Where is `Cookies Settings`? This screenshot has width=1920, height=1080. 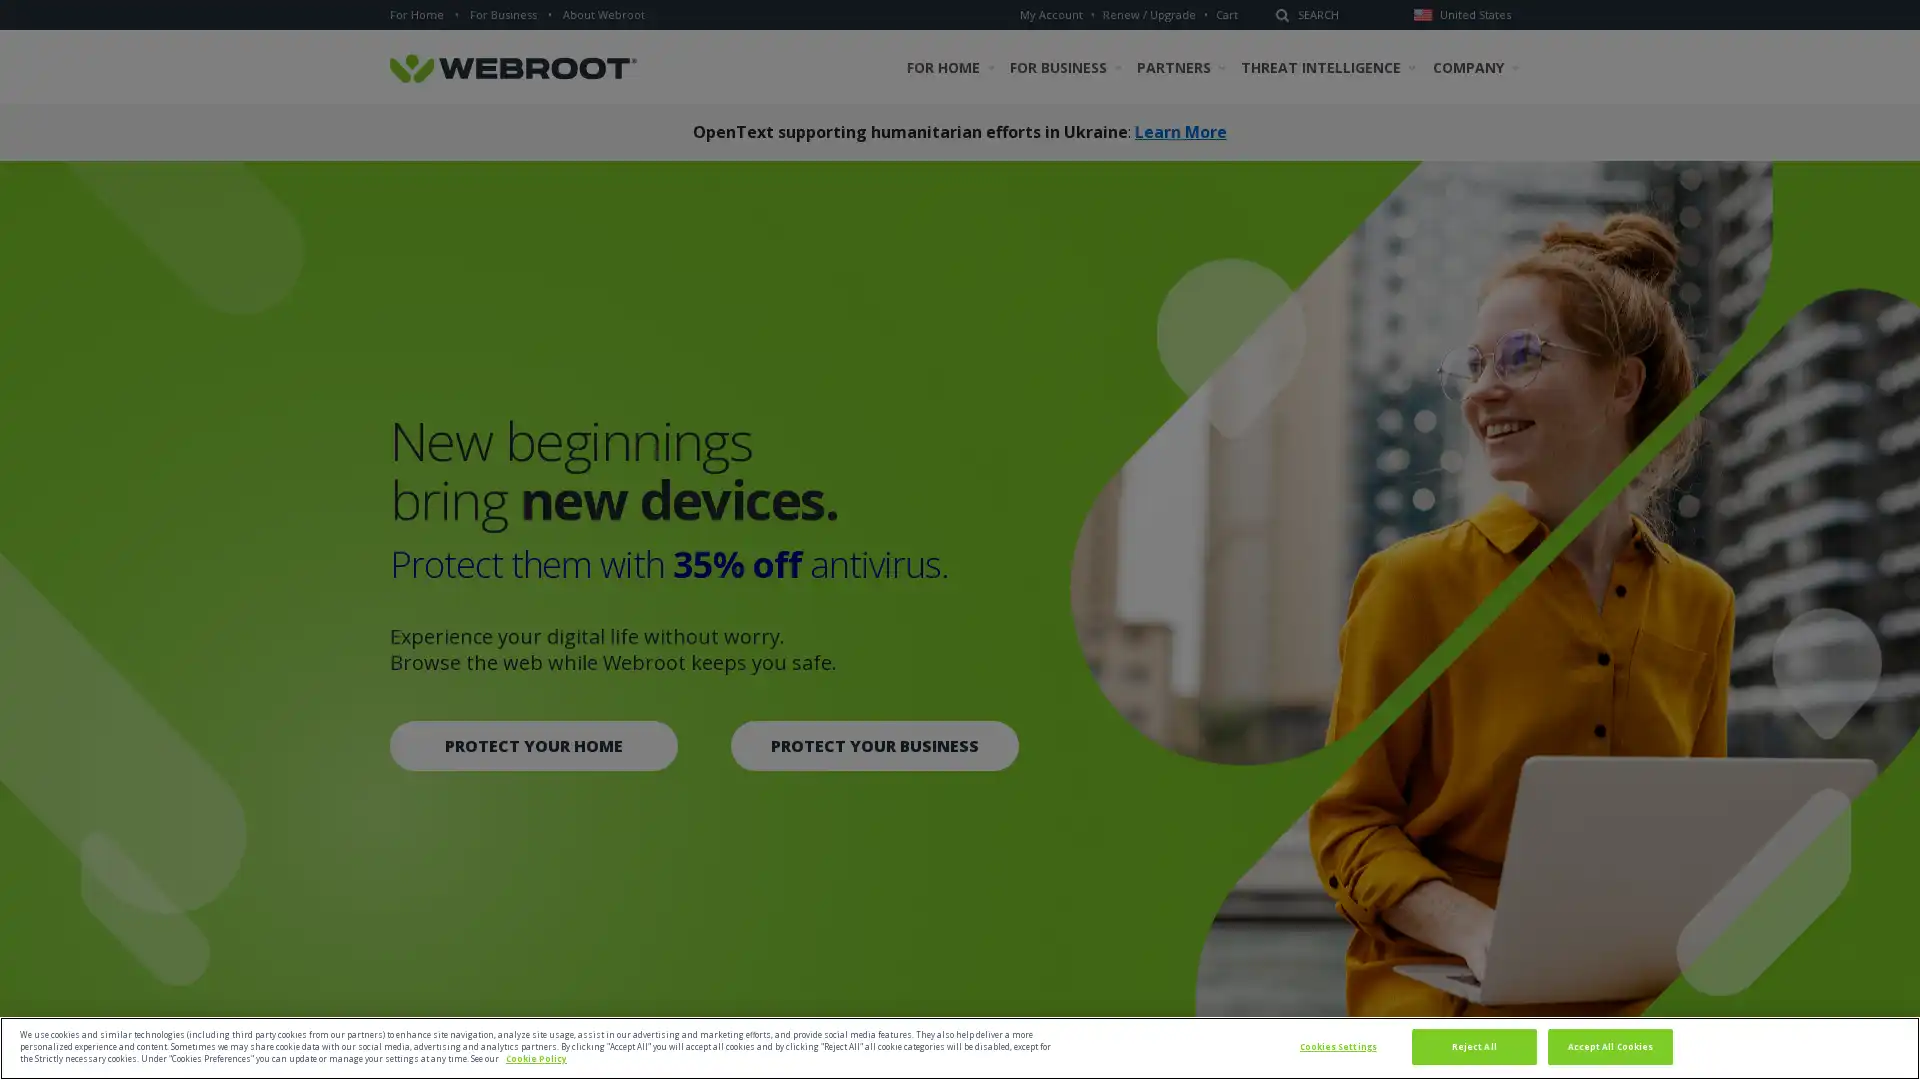 Cookies Settings is located at coordinates (1337, 1045).